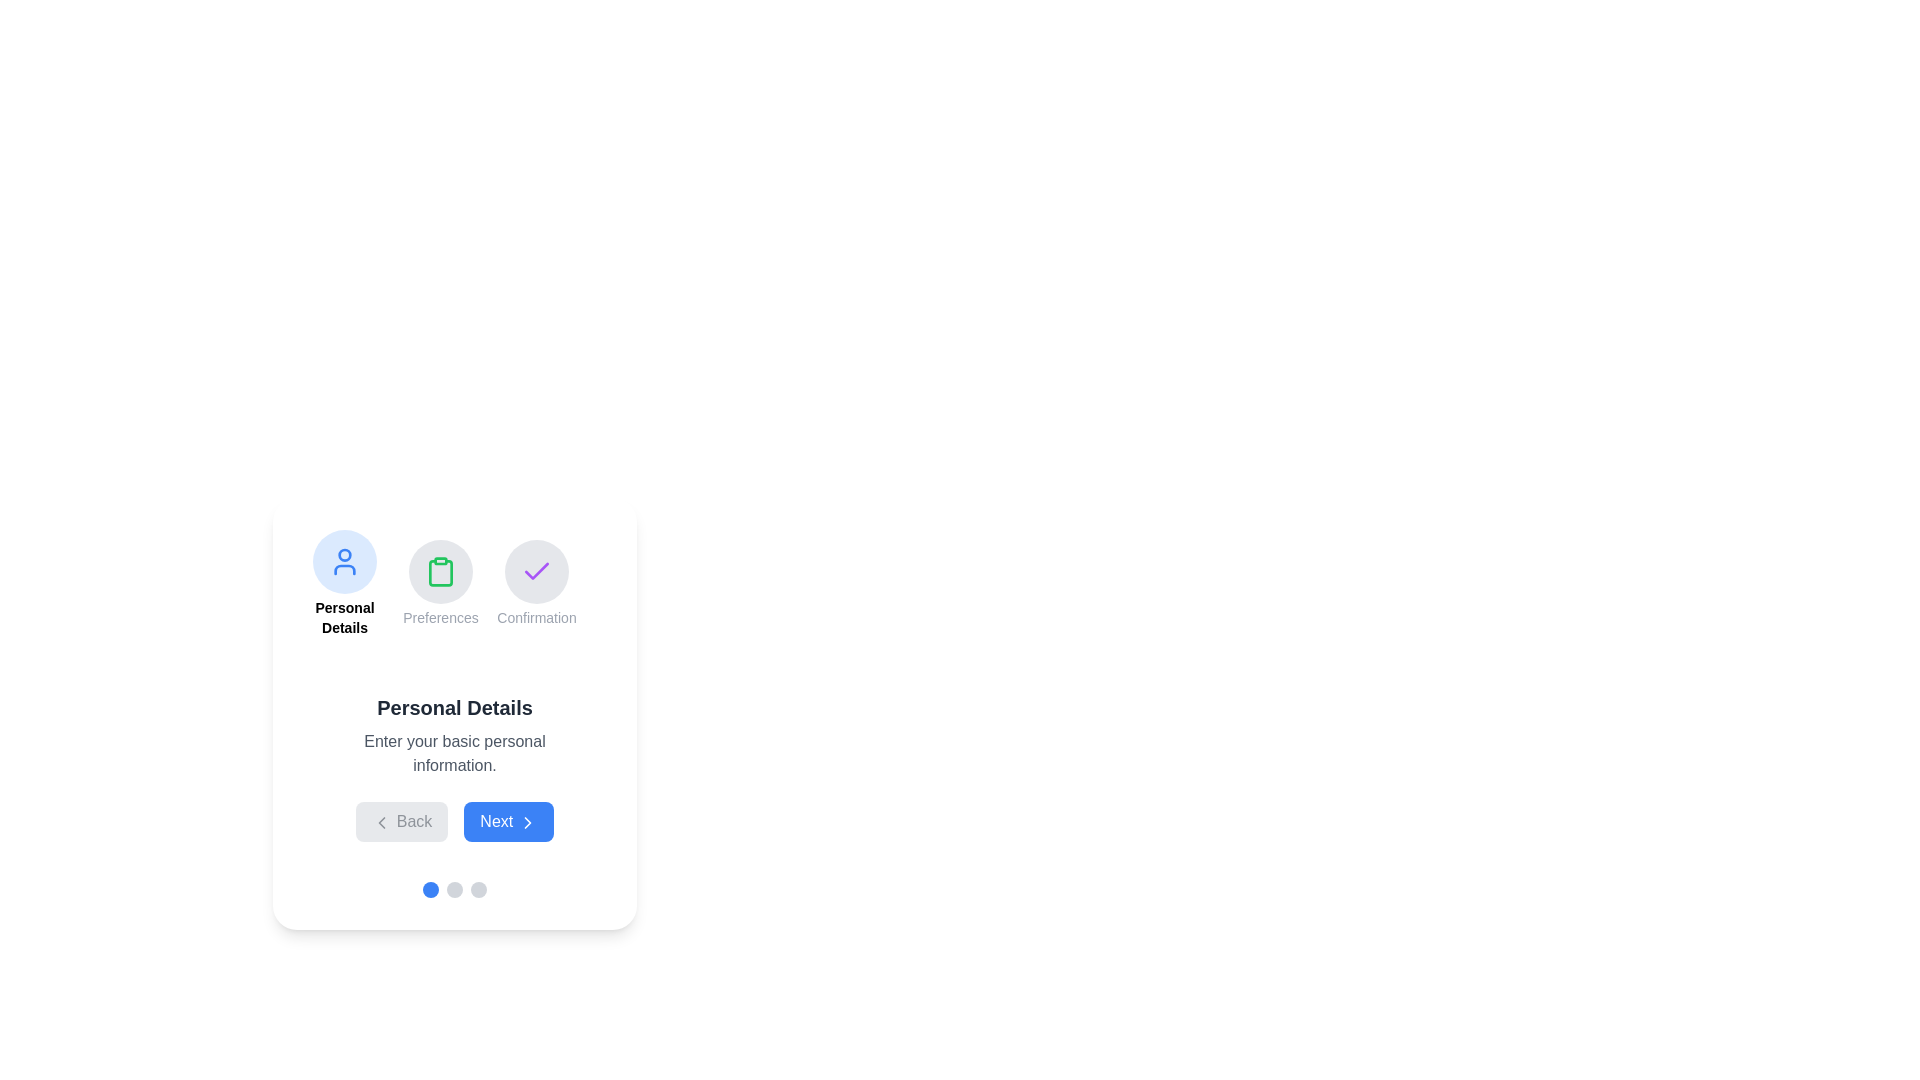  I want to click on the 'Previous' button located in the lower section of the card interface, which allows navigation to the previous step in a multi-step process, so click(401, 821).